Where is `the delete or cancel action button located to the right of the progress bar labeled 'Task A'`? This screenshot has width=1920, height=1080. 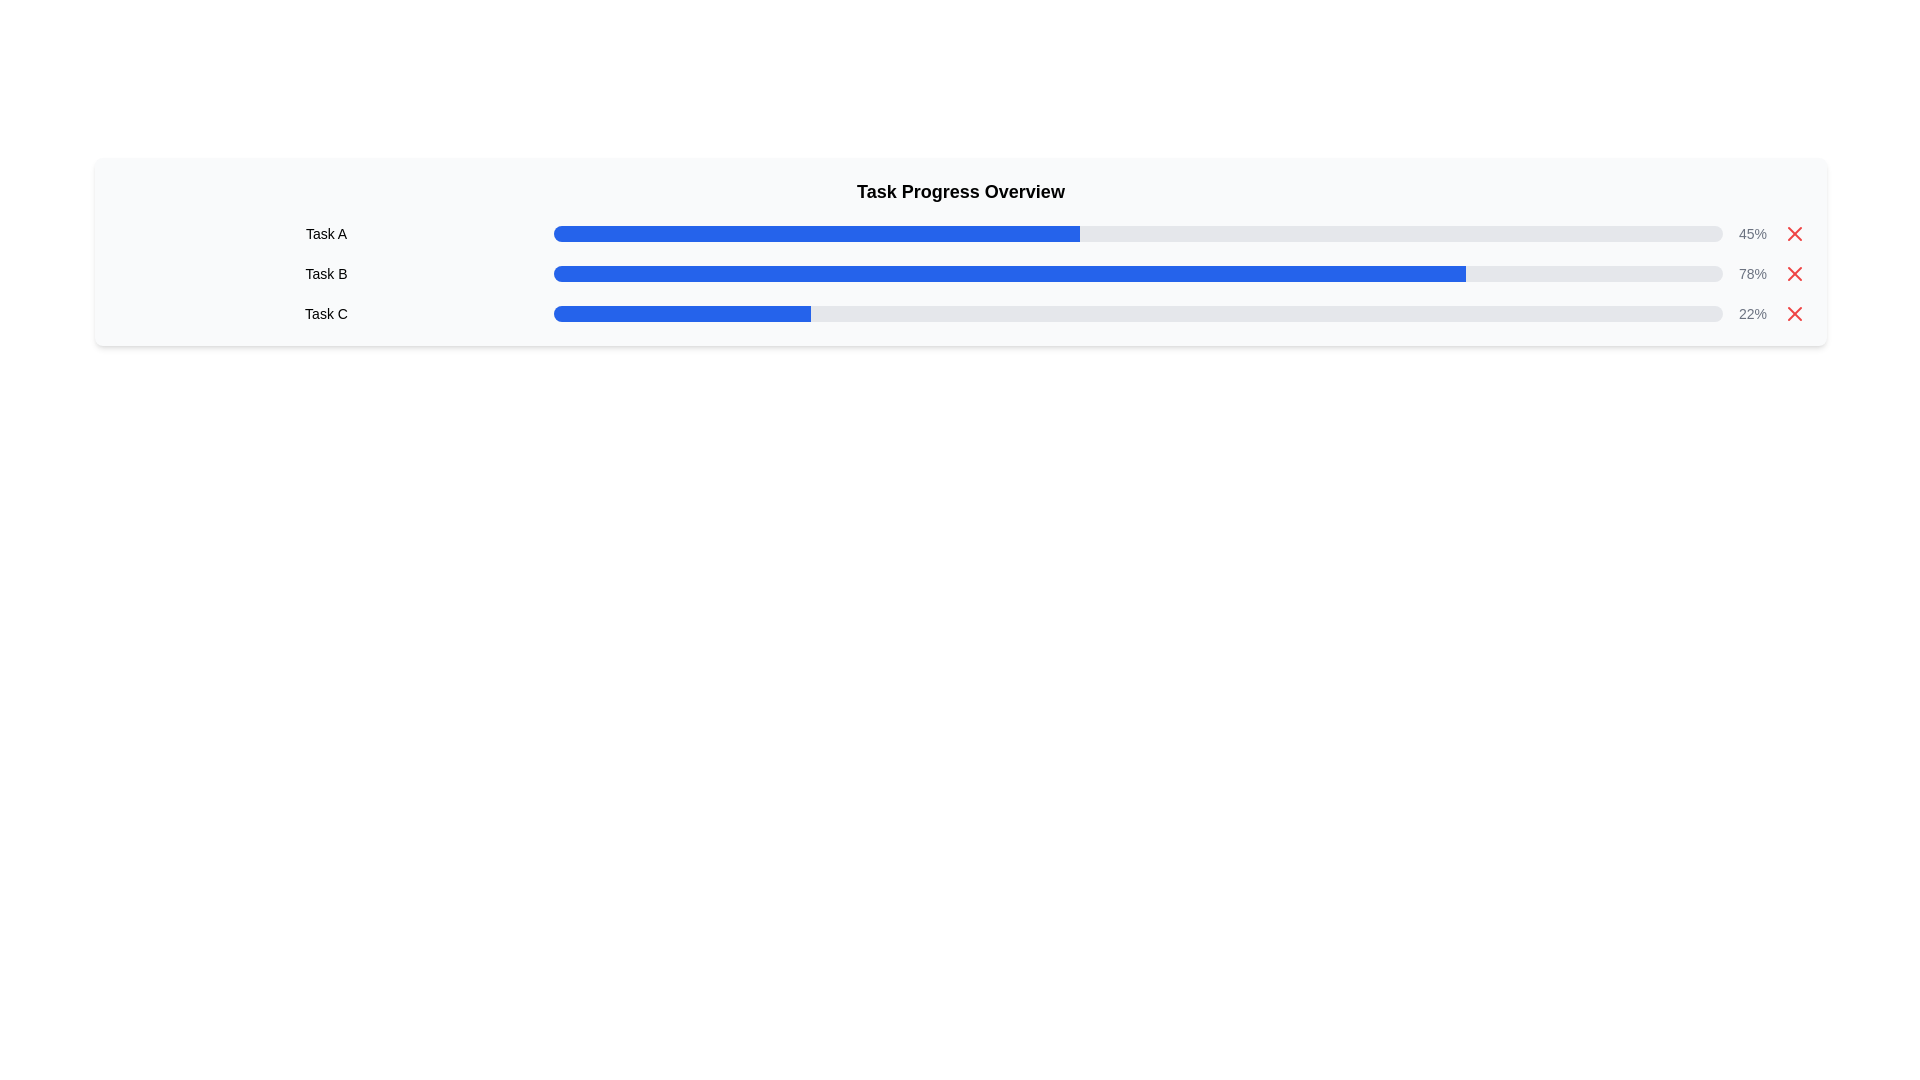 the delete or cancel action button located to the right of the progress bar labeled 'Task A' is located at coordinates (1795, 233).